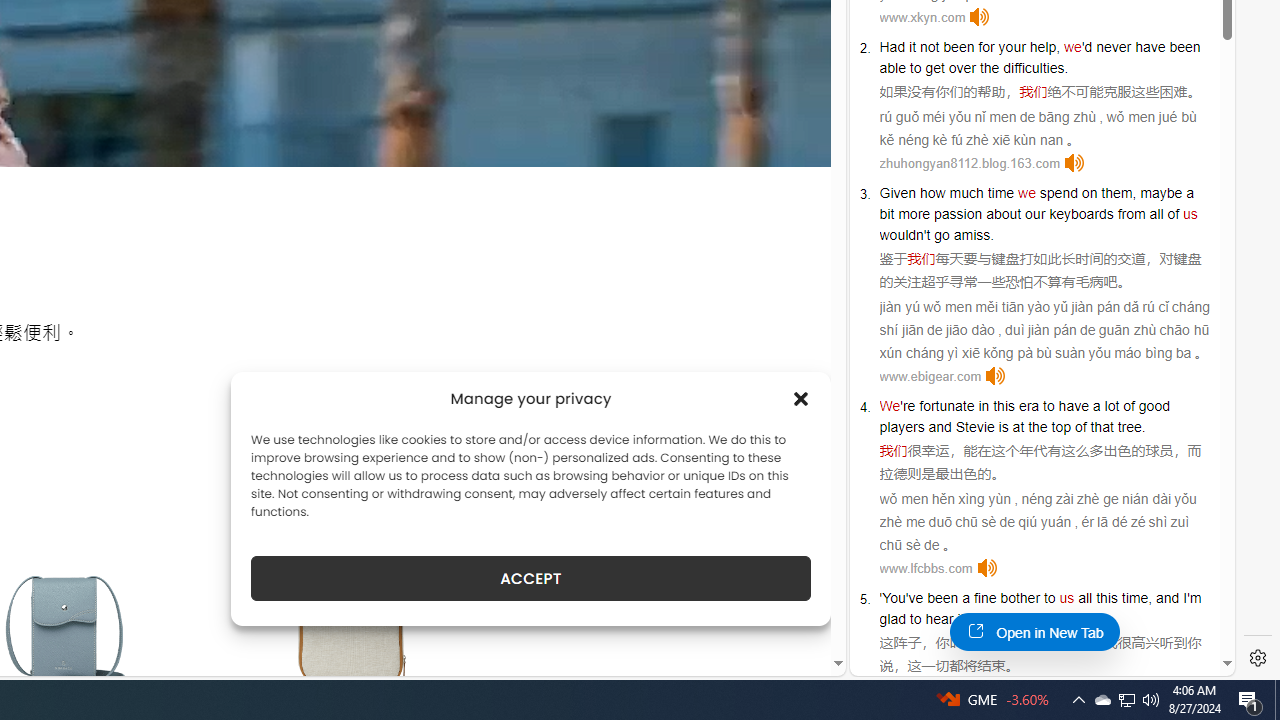  Describe the element at coordinates (1072, 405) in the screenshot. I see `'have'` at that location.